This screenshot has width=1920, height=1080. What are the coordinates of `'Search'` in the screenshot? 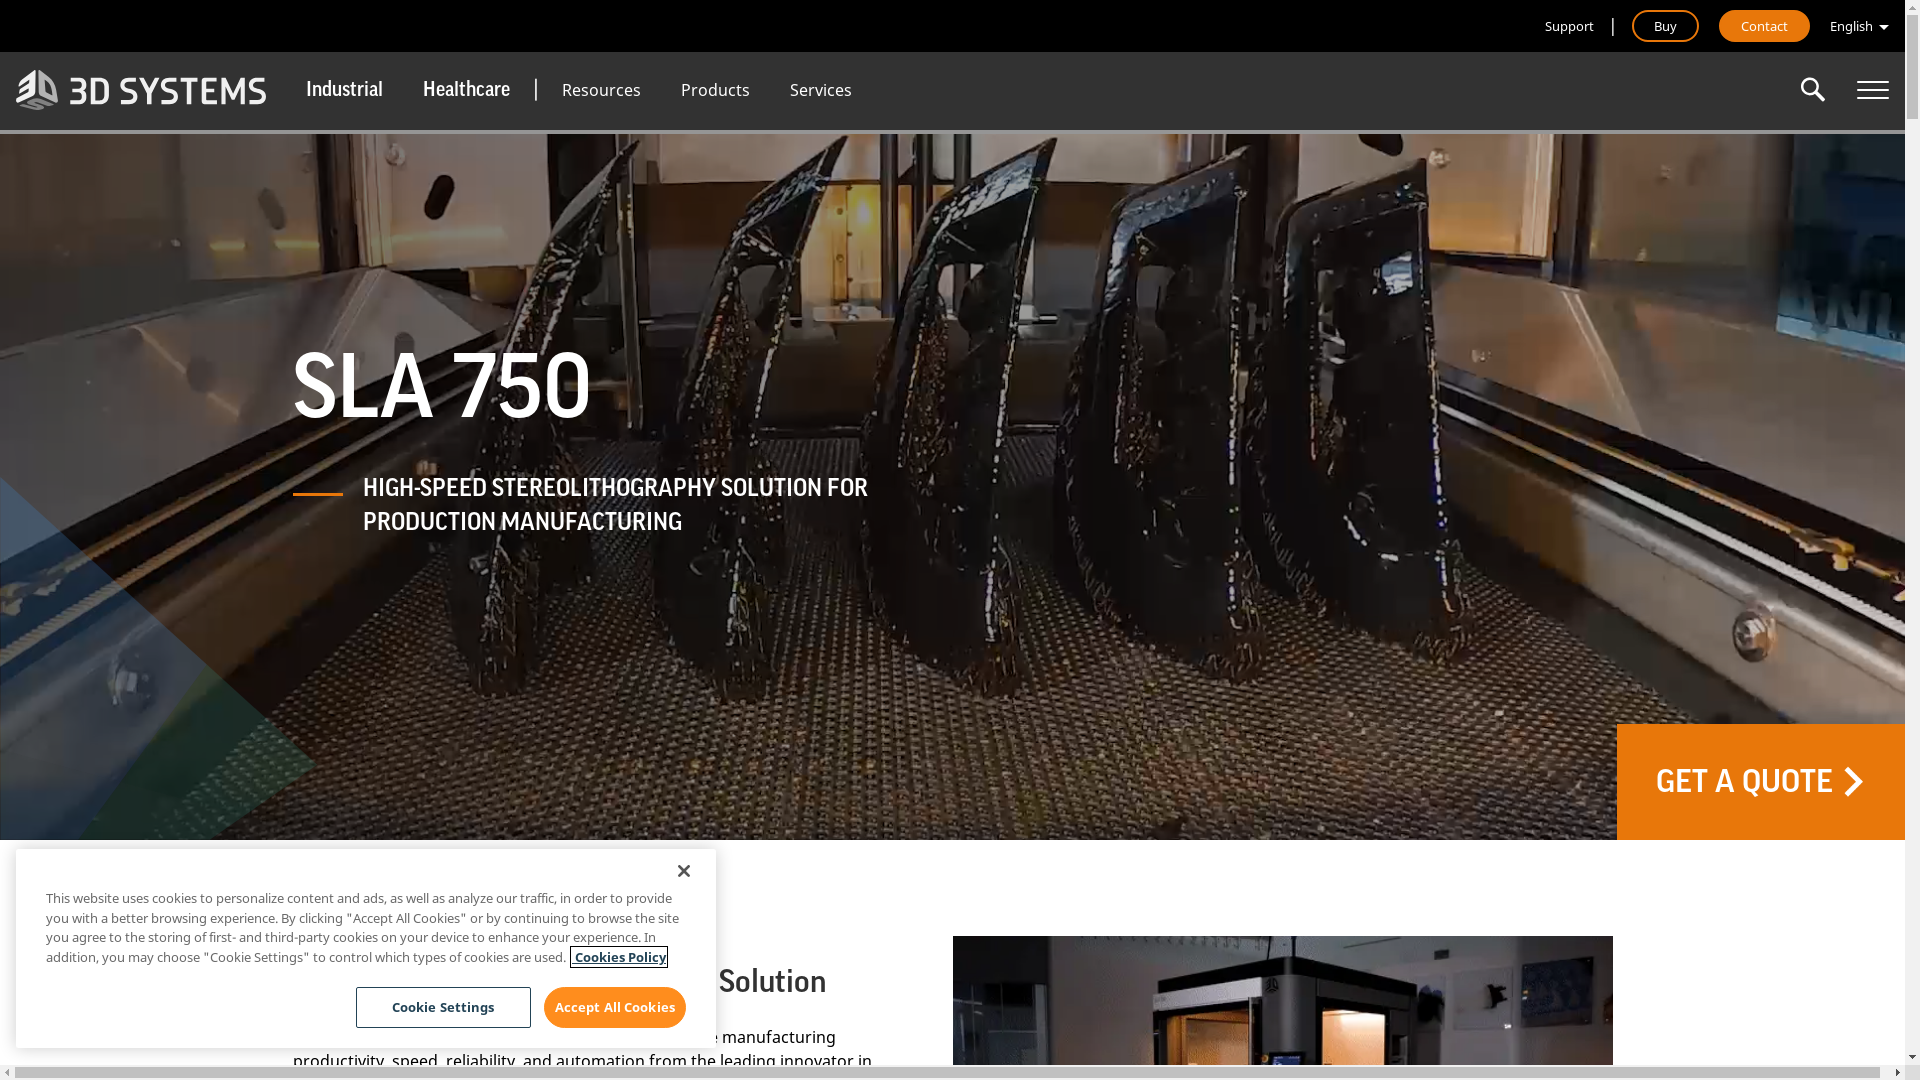 It's located at (1813, 88).